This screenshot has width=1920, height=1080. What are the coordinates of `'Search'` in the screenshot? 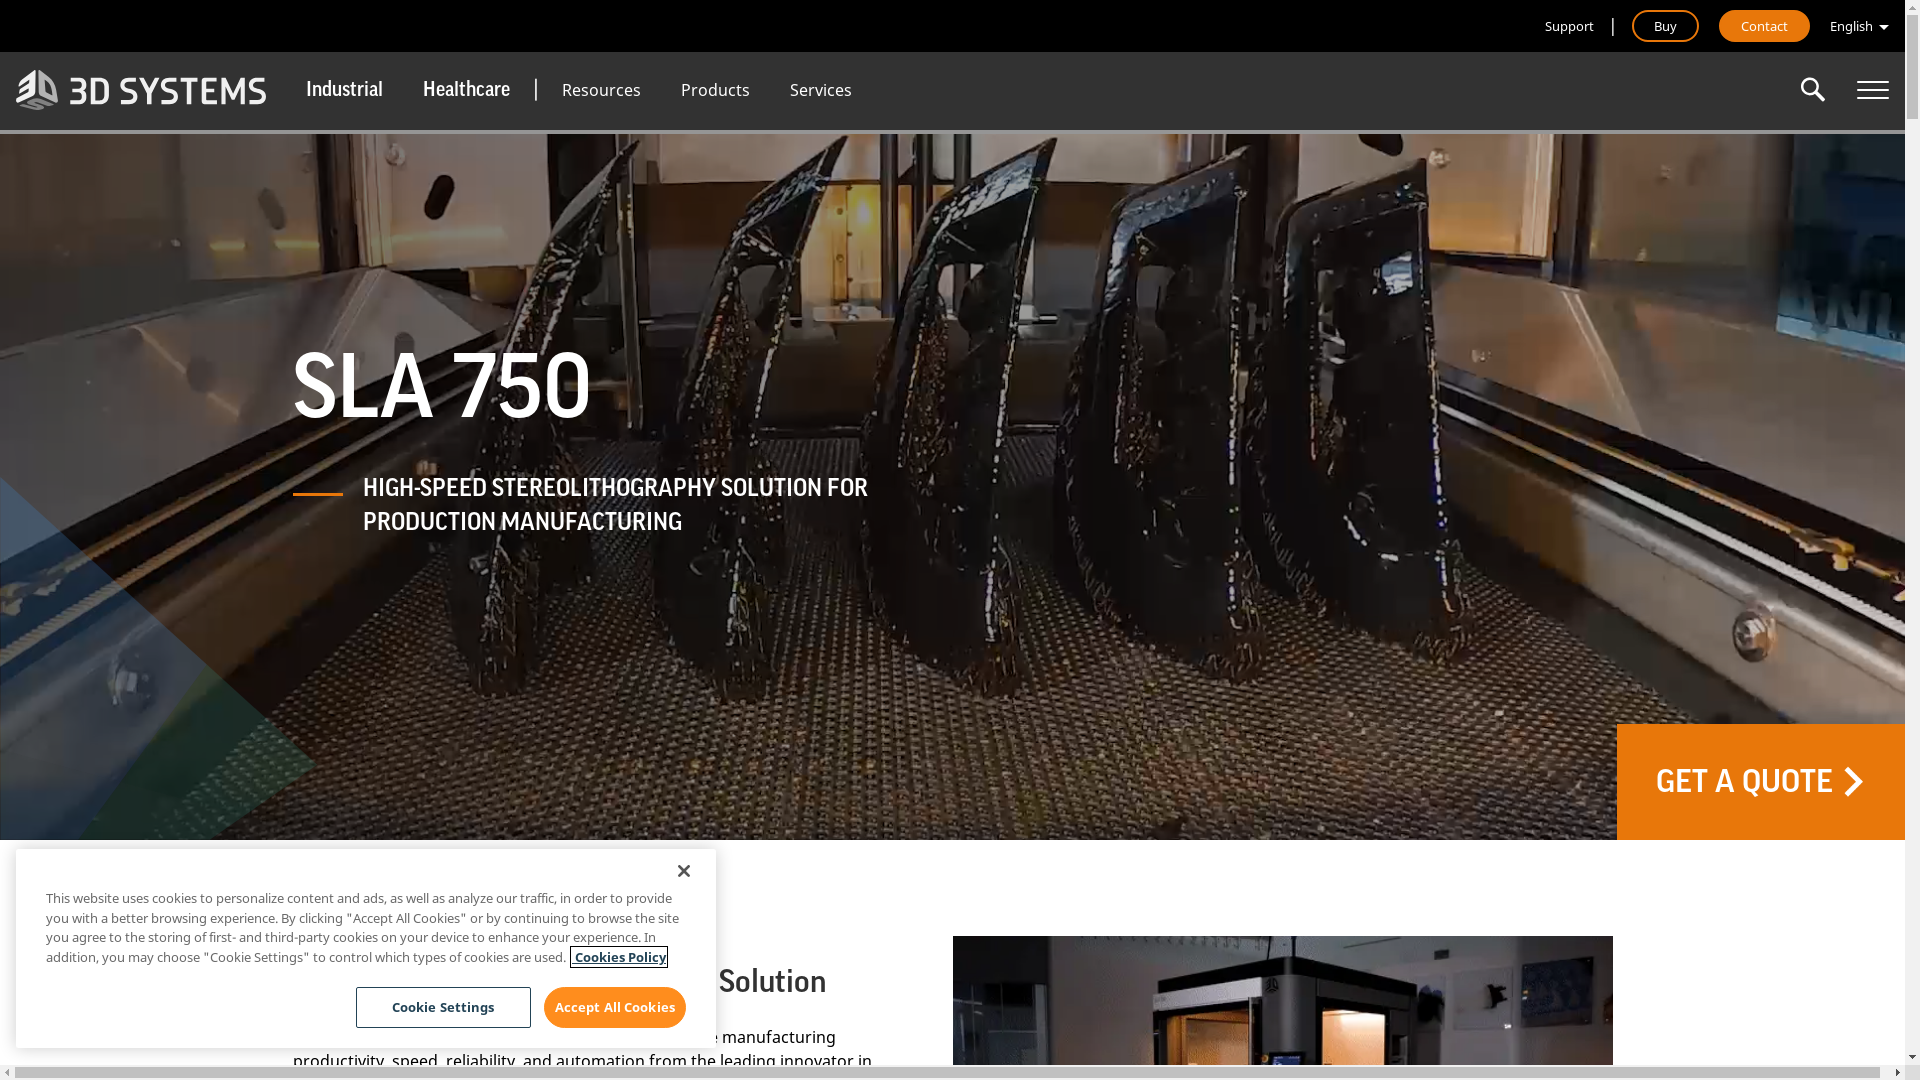 It's located at (1813, 88).